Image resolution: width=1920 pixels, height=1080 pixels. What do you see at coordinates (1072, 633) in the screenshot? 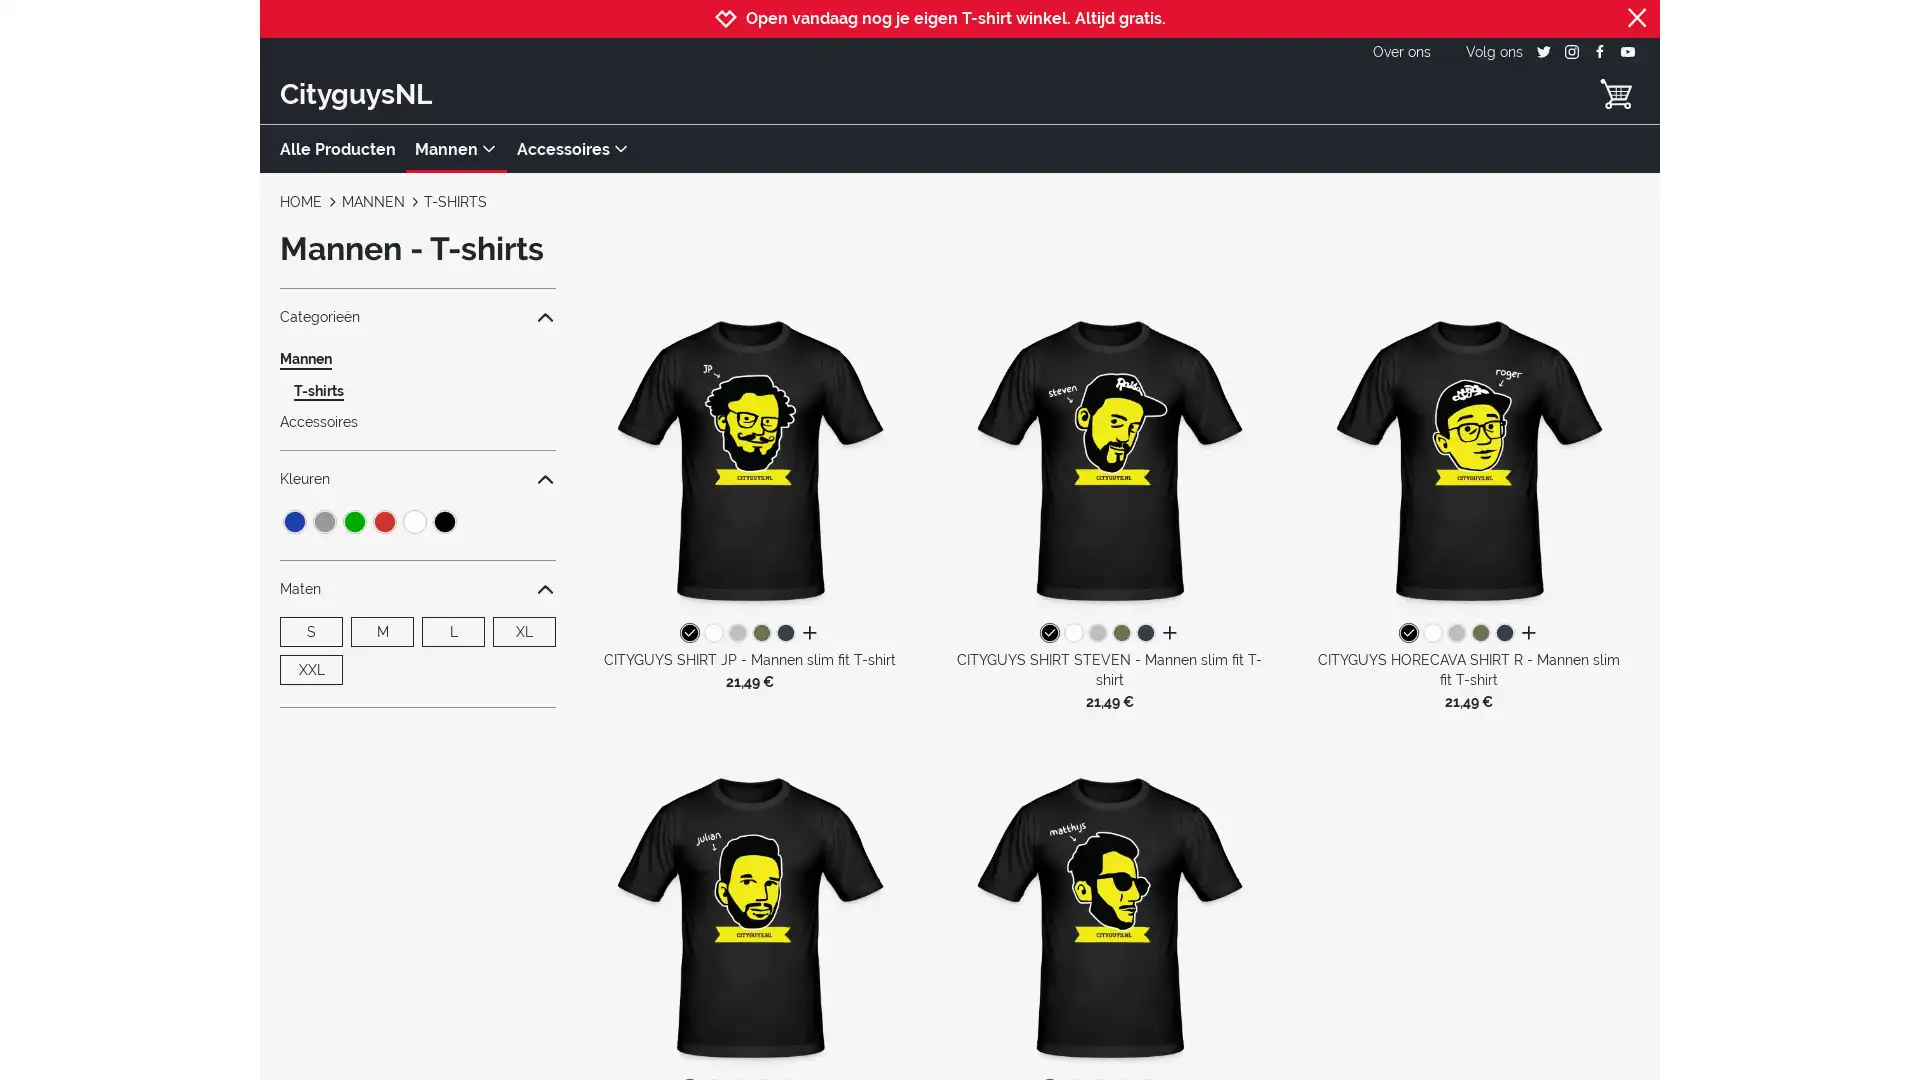
I see `wit` at bounding box center [1072, 633].